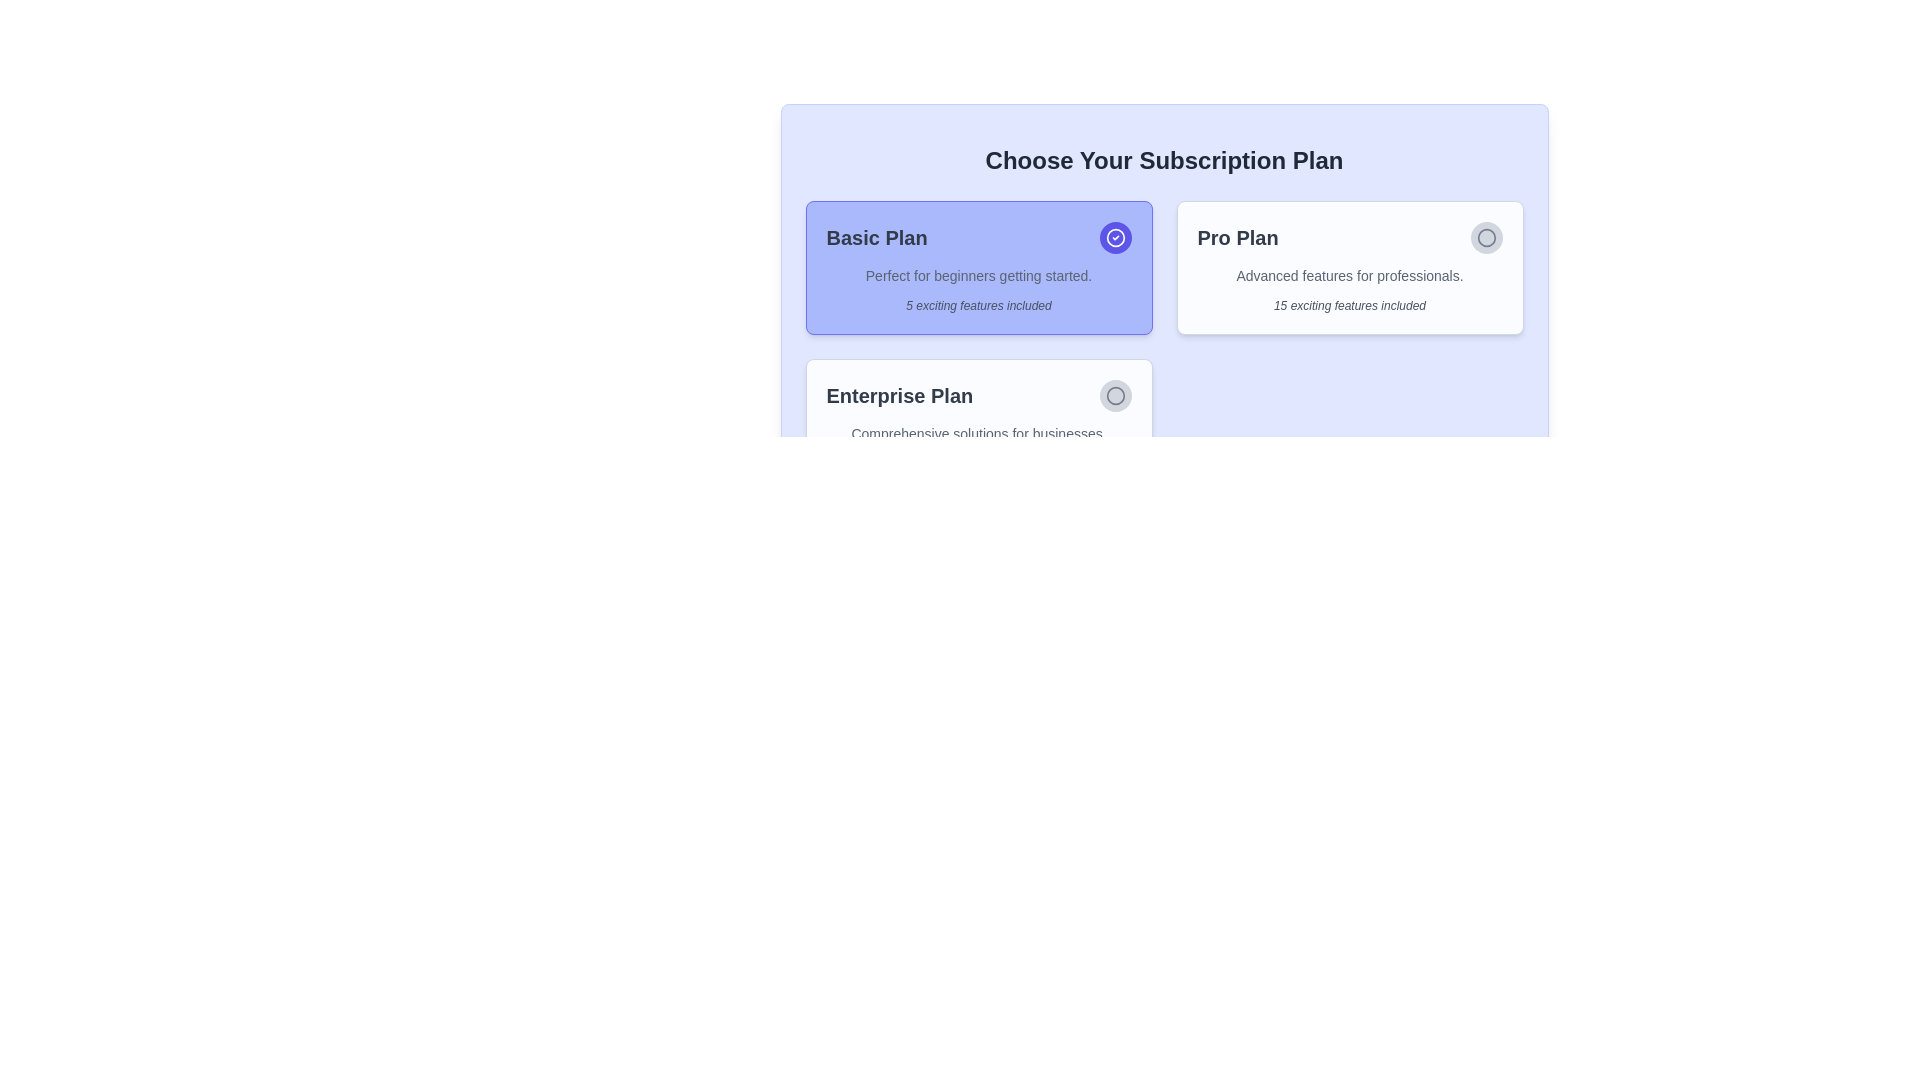 Image resolution: width=1920 pixels, height=1080 pixels. I want to click on the circular icon-based button with a gray background located to the right of the 'Enterprise Plan' text for more details, so click(1114, 396).